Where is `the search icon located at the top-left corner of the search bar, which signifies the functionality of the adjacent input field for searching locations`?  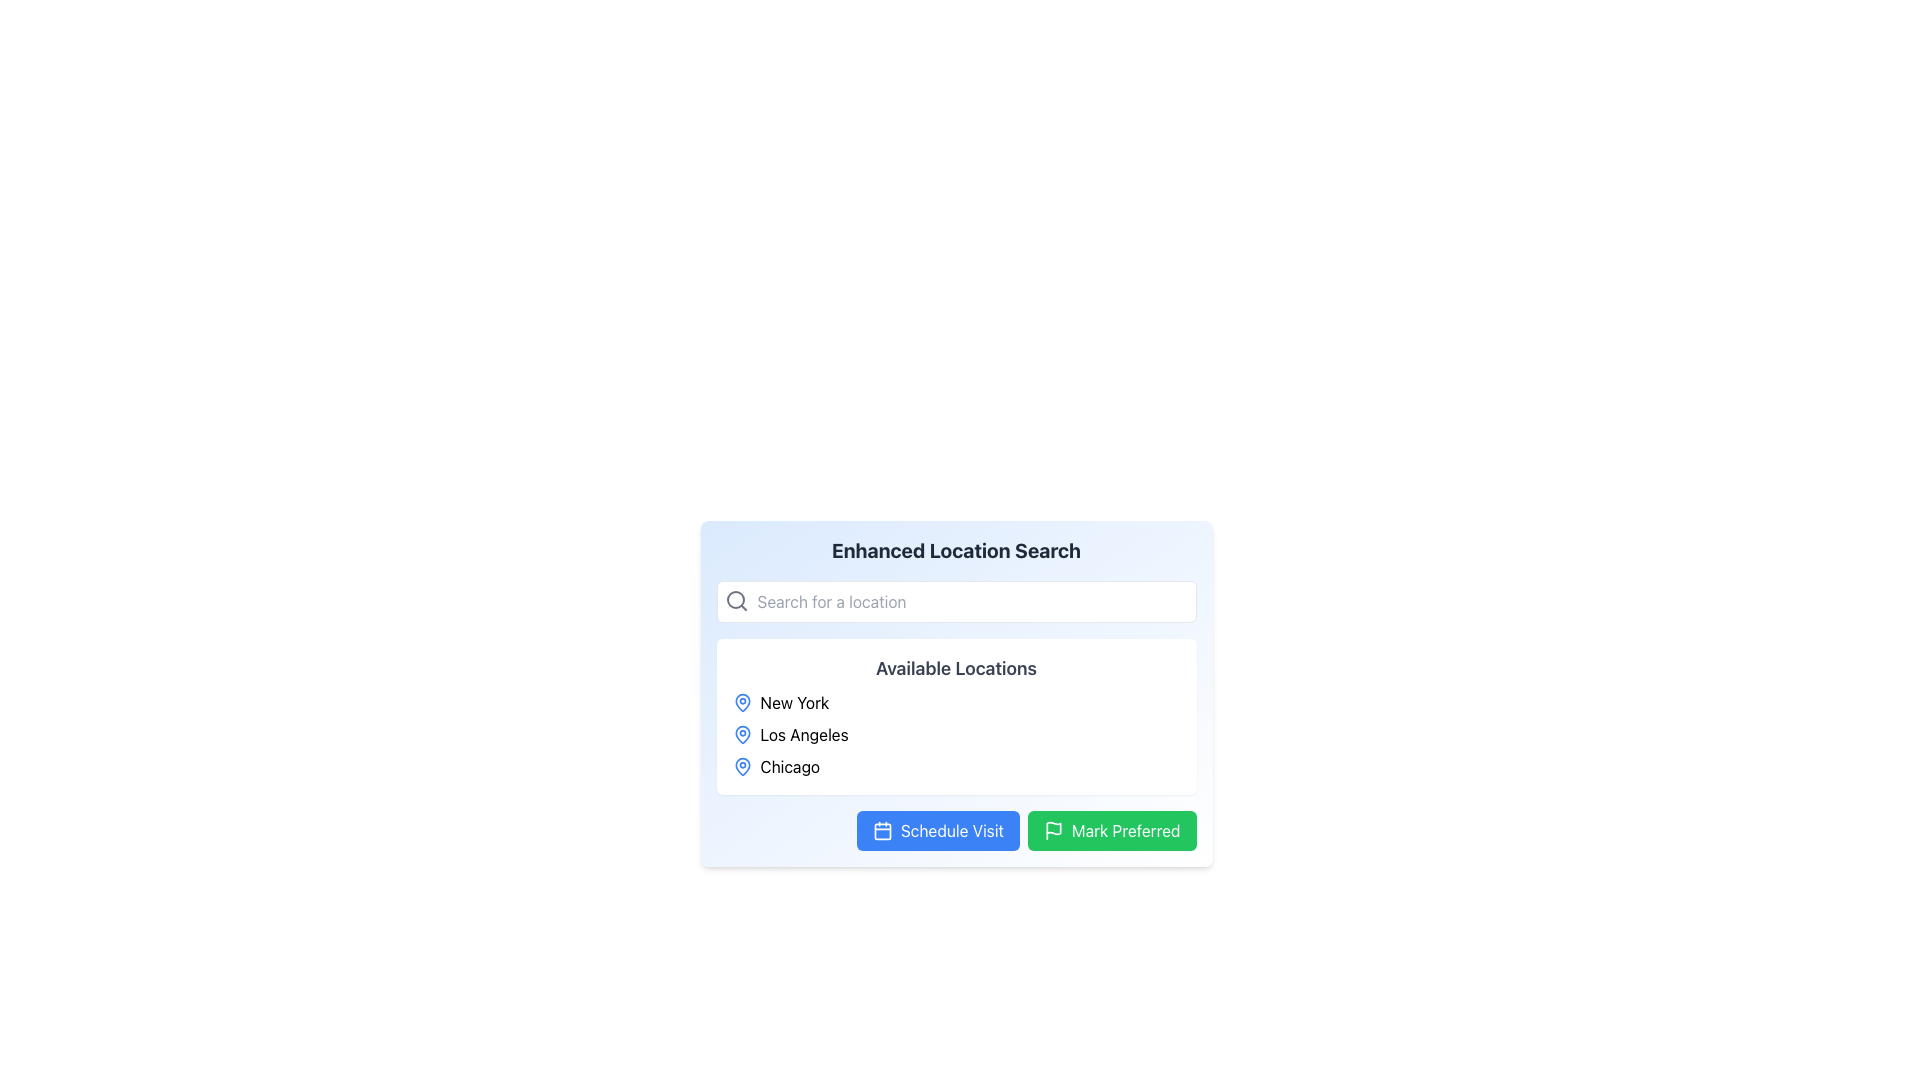 the search icon located at the top-left corner of the search bar, which signifies the functionality of the adjacent input field for searching locations is located at coordinates (735, 600).